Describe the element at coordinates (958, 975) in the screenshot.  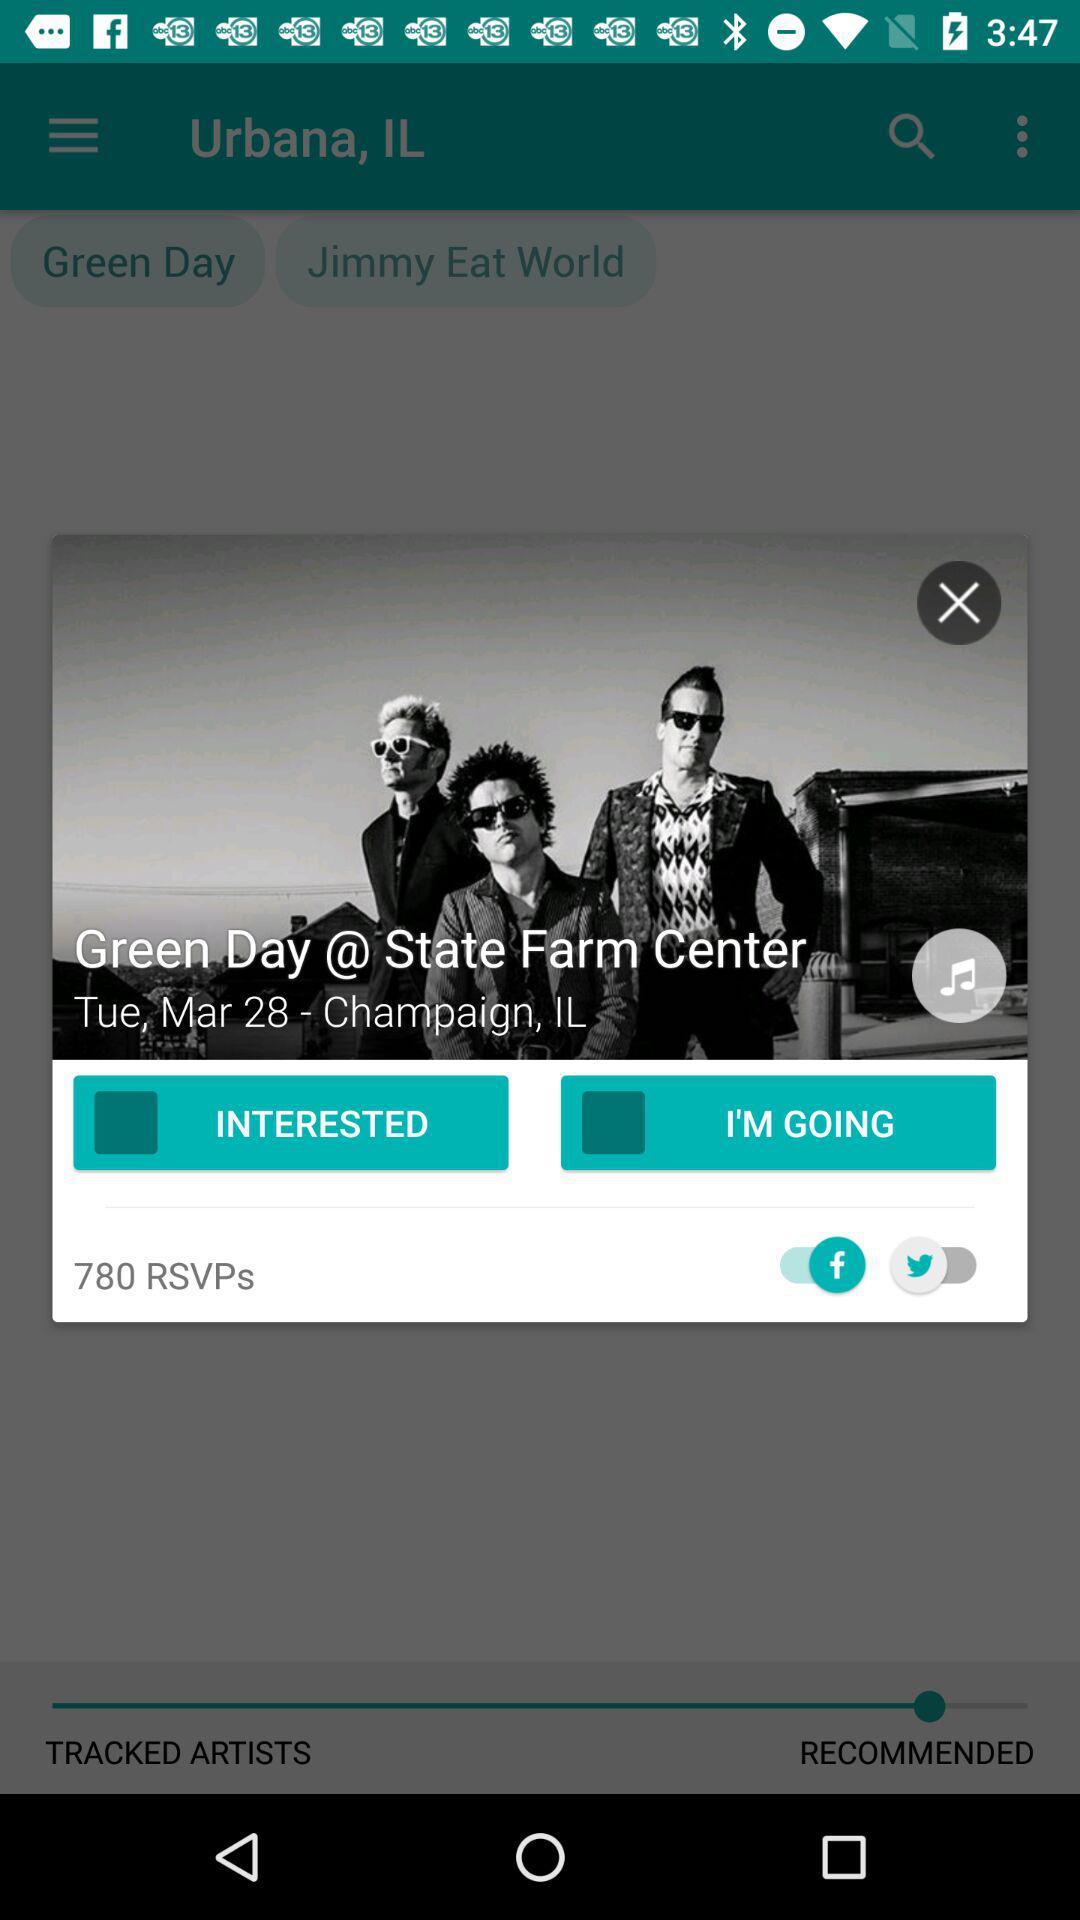
I see `listen` at that location.